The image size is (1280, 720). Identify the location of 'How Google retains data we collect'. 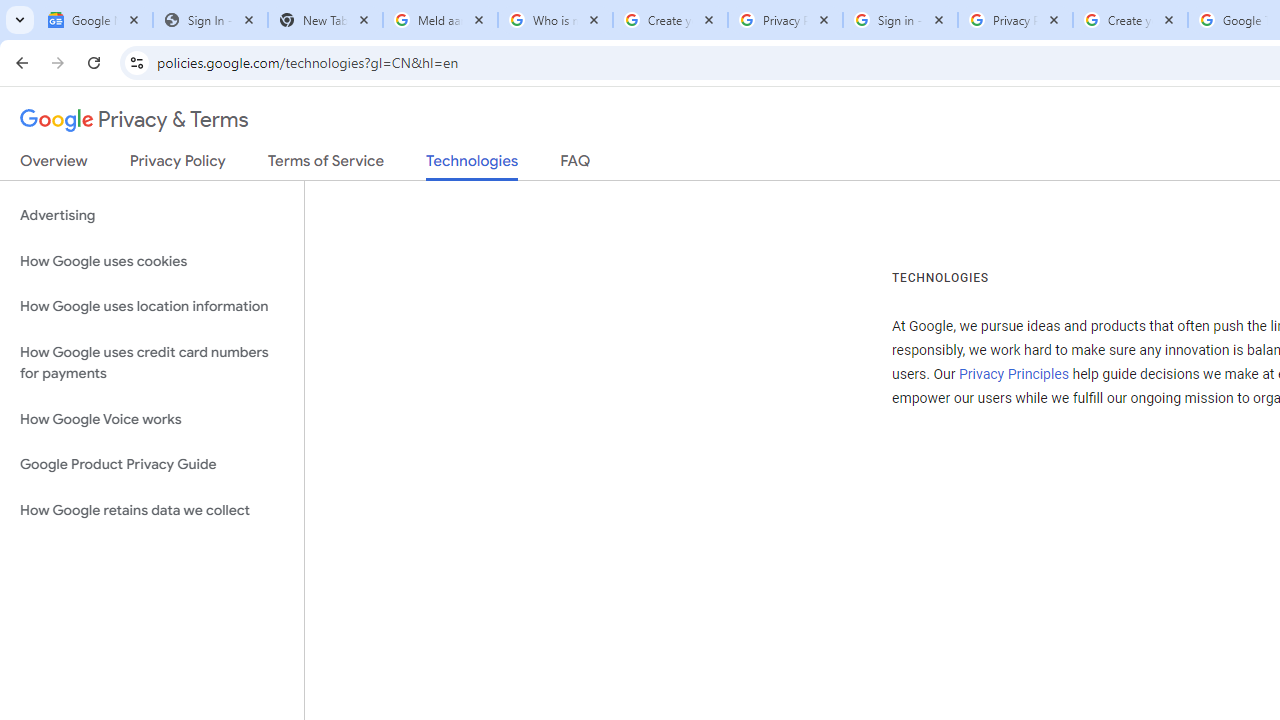
(151, 509).